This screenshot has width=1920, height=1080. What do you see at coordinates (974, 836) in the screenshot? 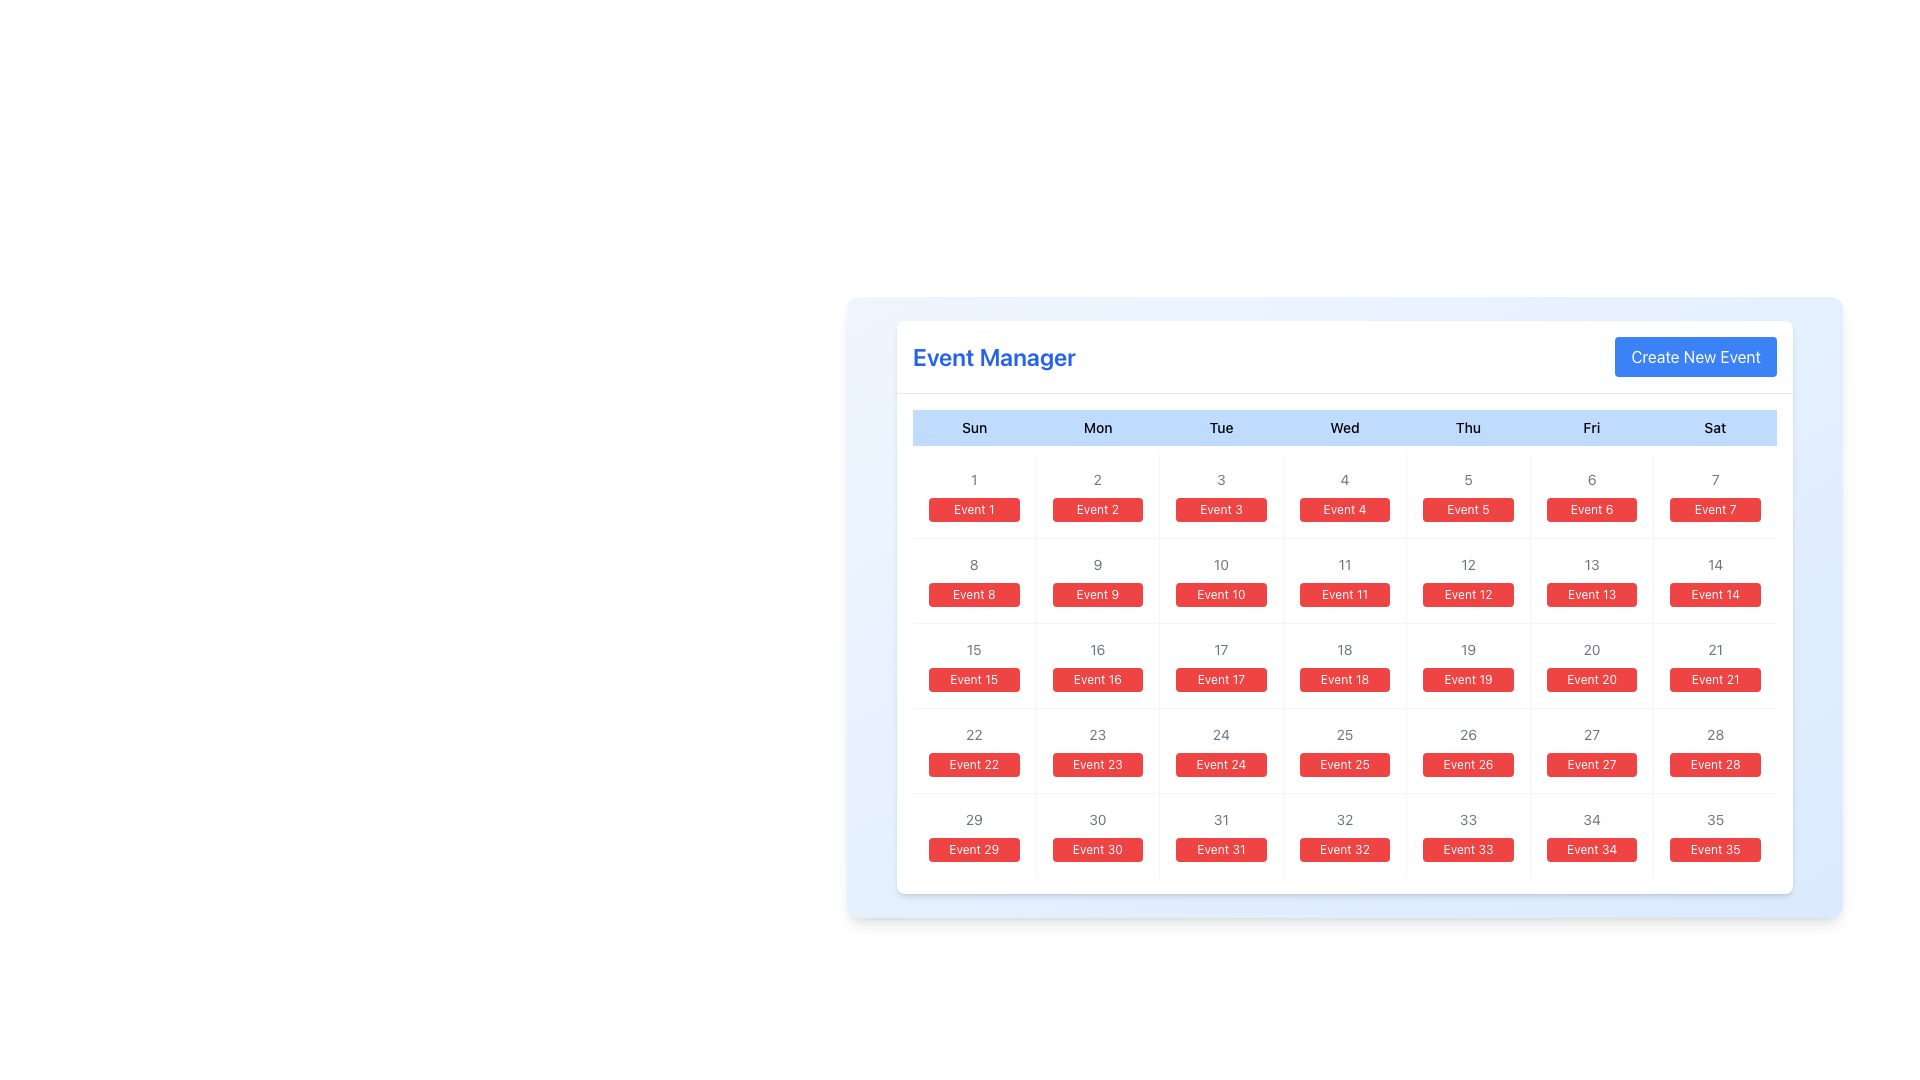
I see `the calendar day element displaying '29' with the associated event 'Event 29' in the Event Manager interface` at bounding box center [974, 836].